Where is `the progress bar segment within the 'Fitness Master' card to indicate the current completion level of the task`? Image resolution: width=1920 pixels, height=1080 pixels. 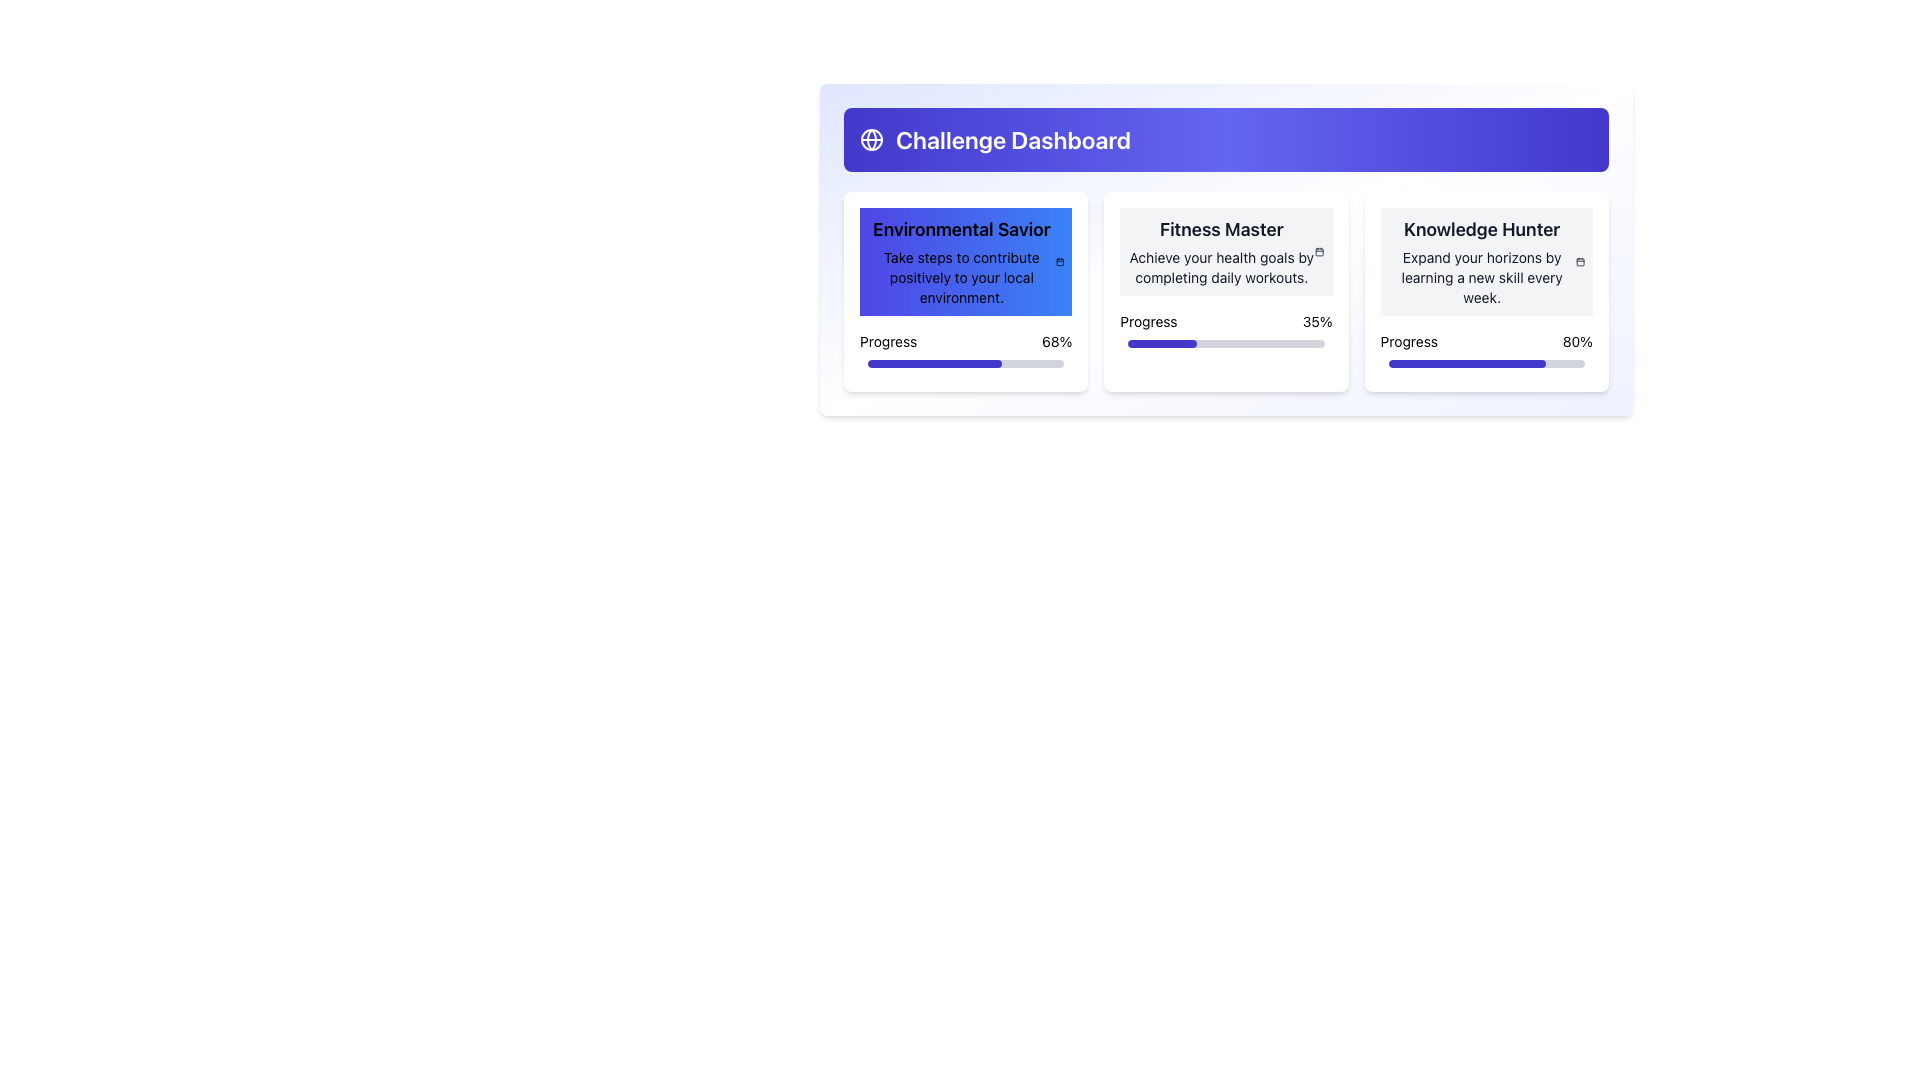 the progress bar segment within the 'Fitness Master' card to indicate the current completion level of the task is located at coordinates (1162, 342).